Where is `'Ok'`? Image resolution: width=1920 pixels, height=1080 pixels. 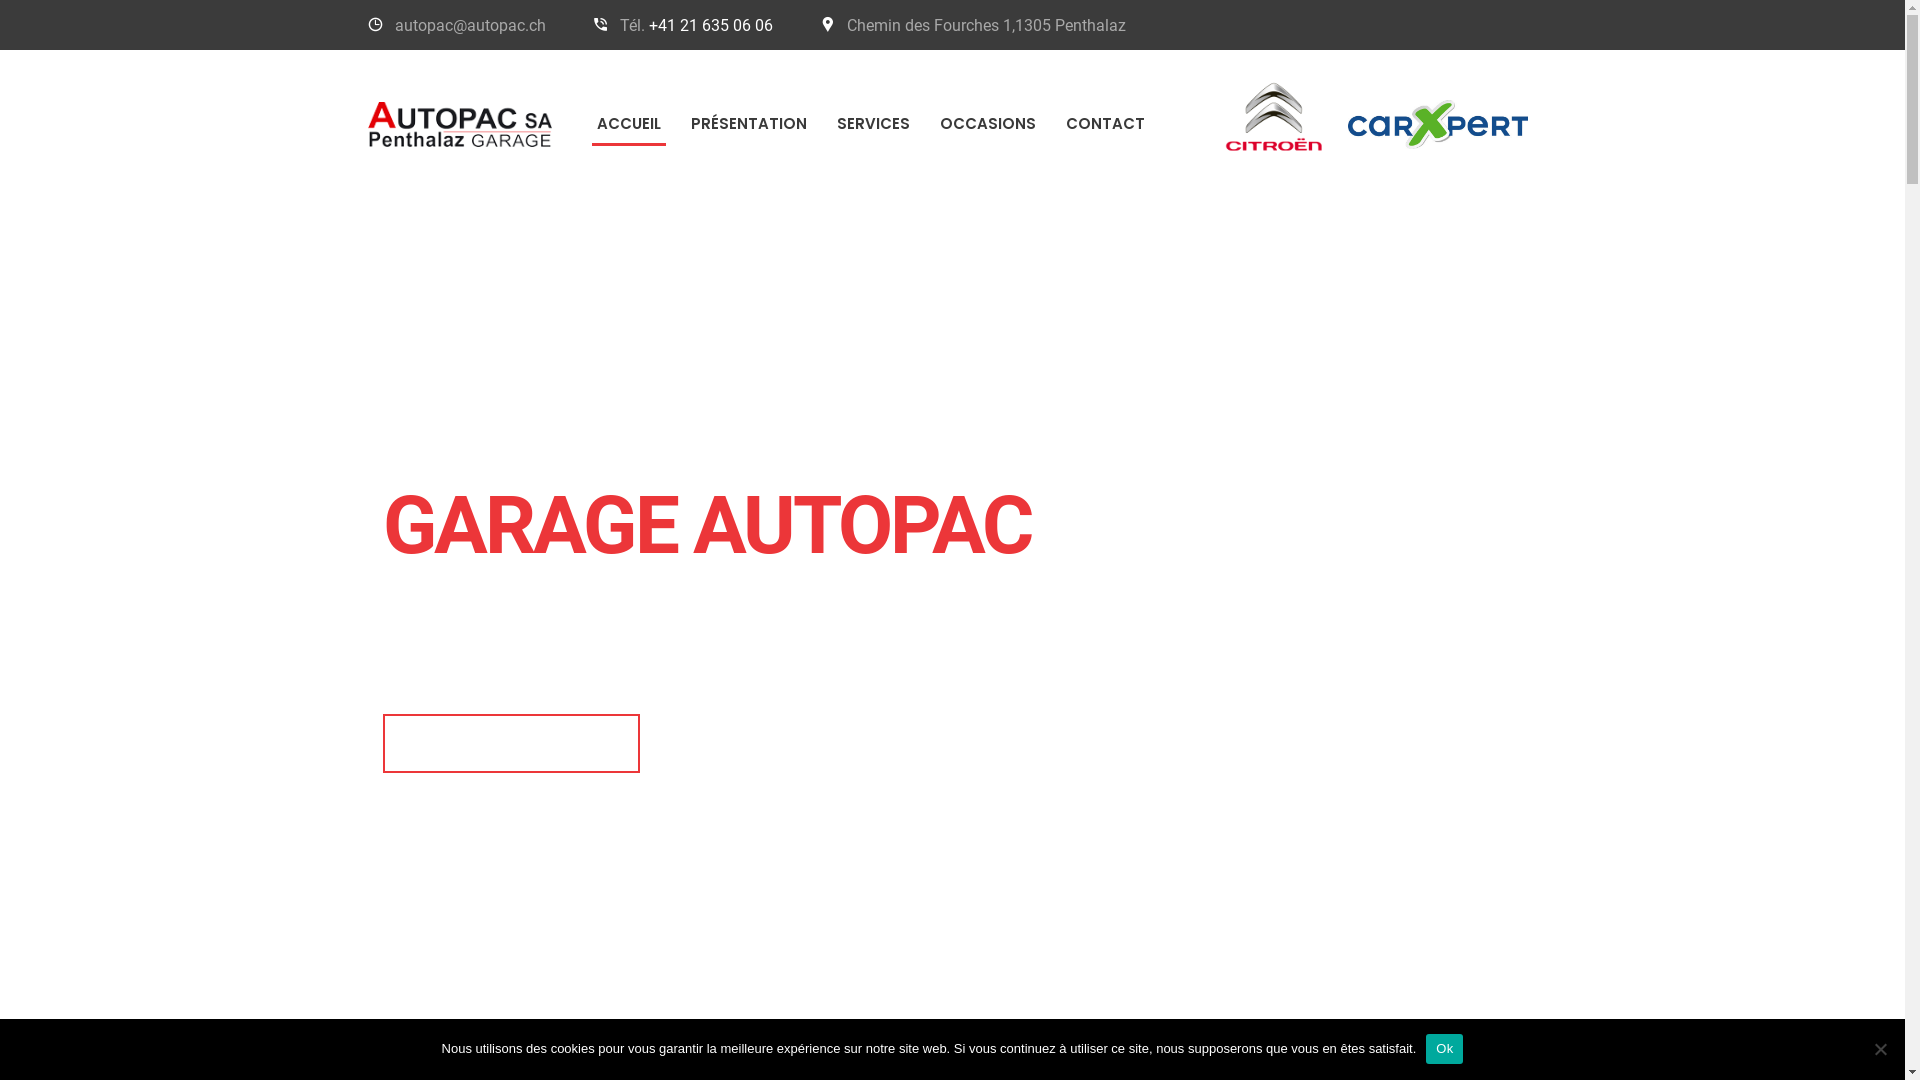 'Ok' is located at coordinates (1444, 1048).